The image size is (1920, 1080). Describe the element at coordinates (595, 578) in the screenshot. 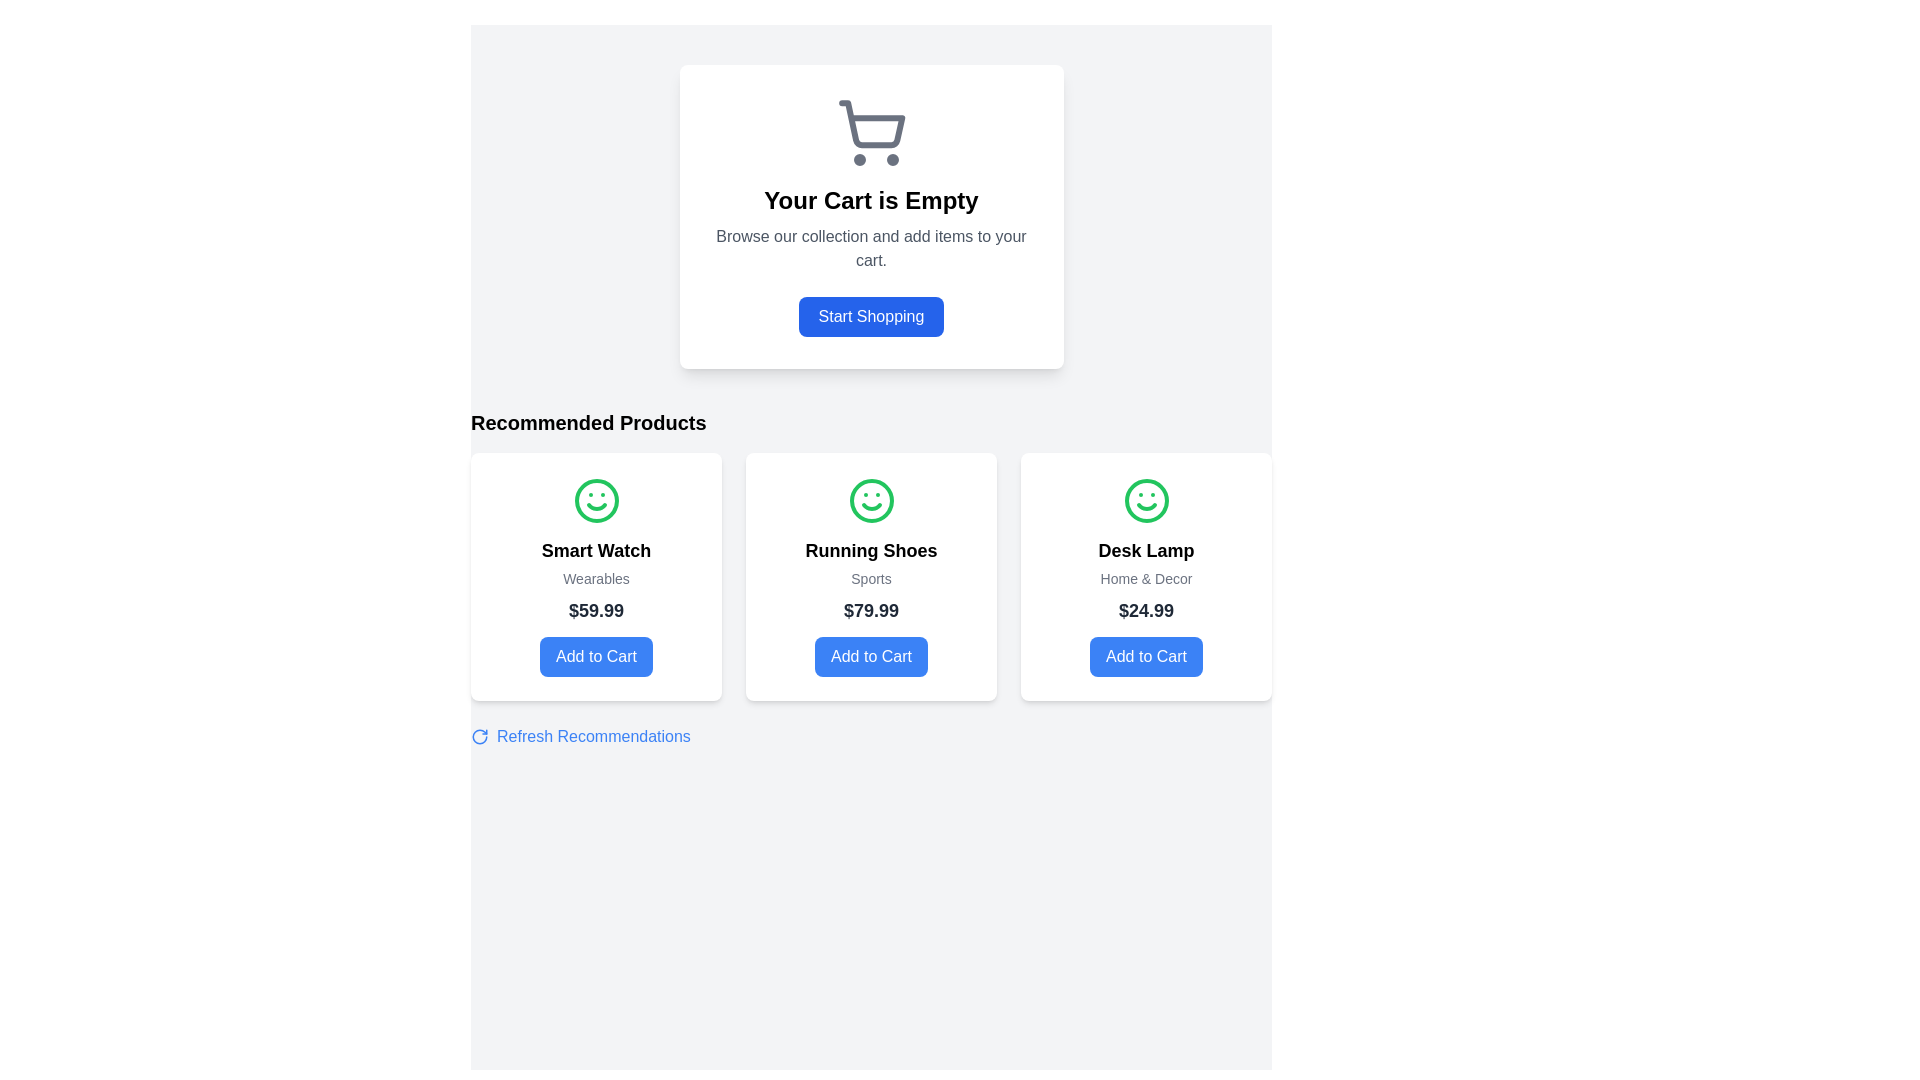

I see `the 'Wearables' text label, which is styled in light gray and located within the first product card of the 'Recommended Products' section, positioned between the product title 'Smart Watch' and the price '$59.99'` at that location.